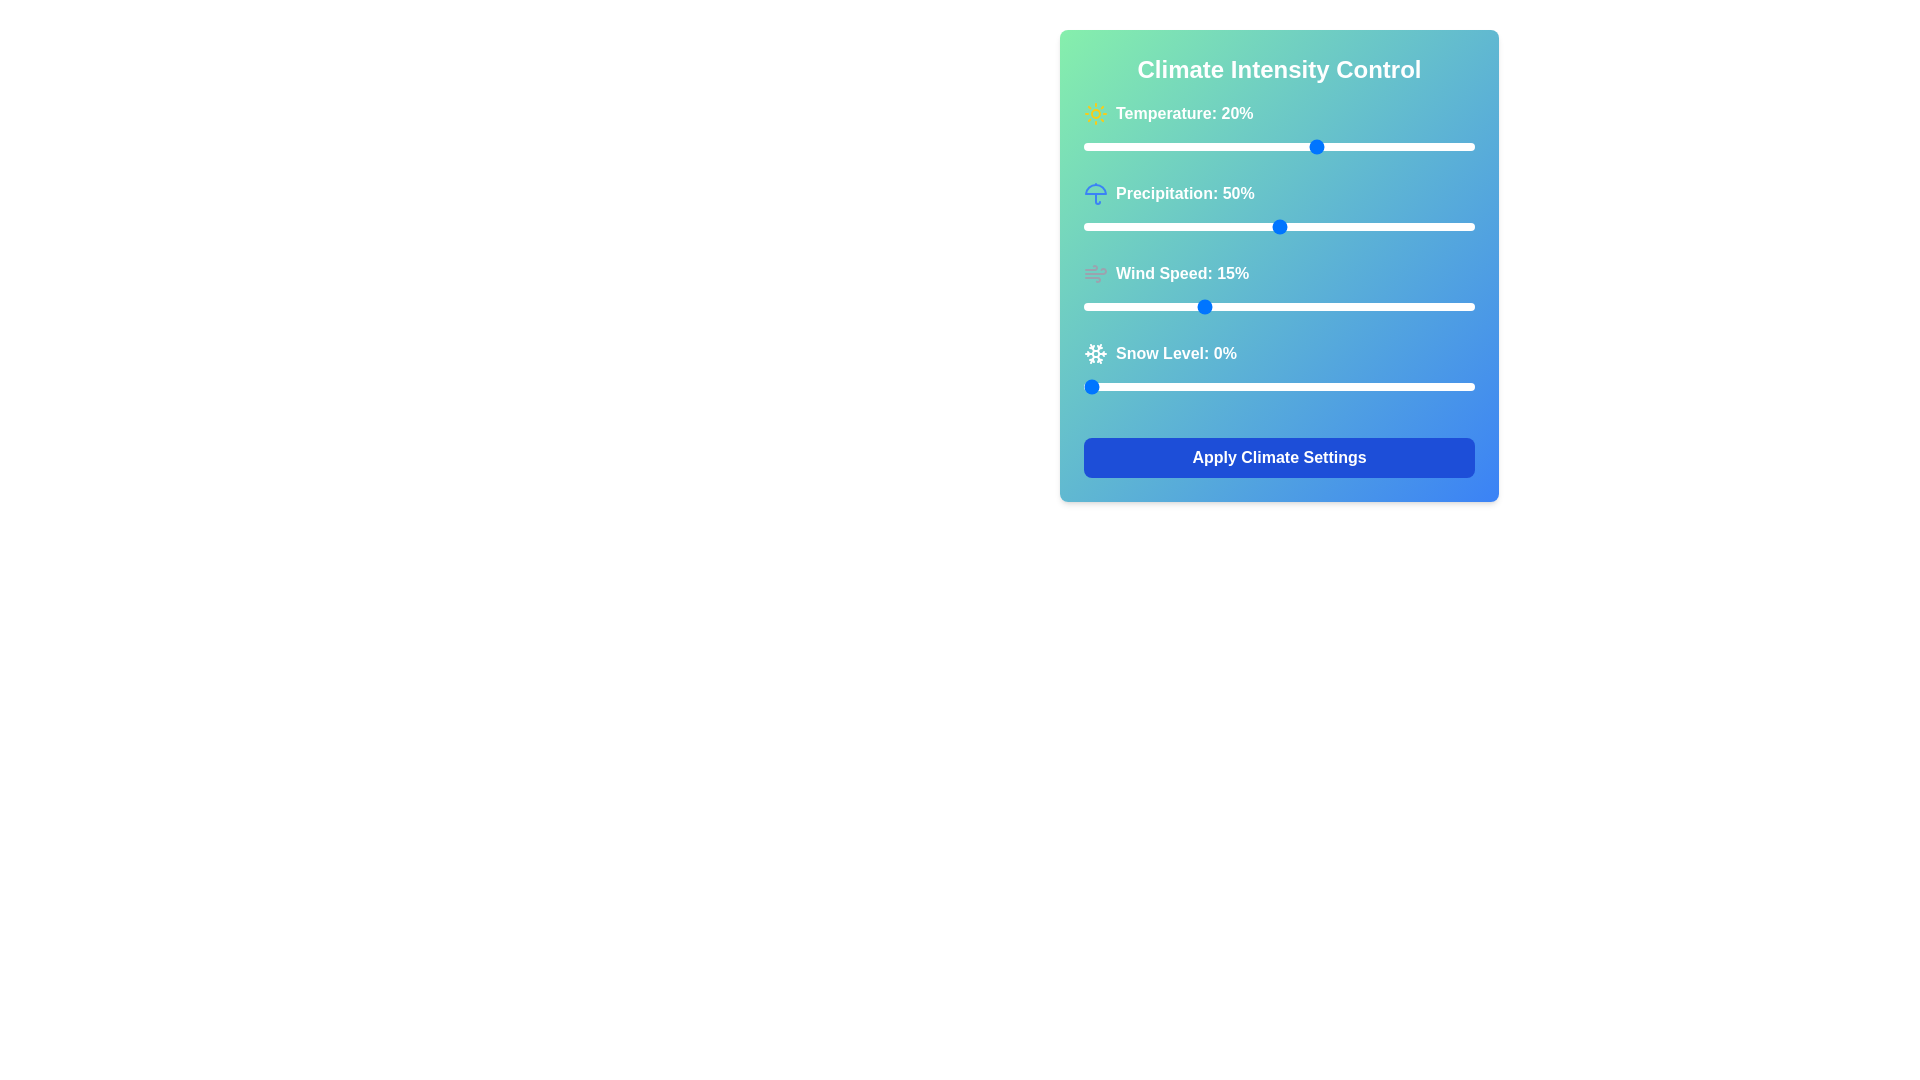  I want to click on Precipitation, so click(1427, 226).